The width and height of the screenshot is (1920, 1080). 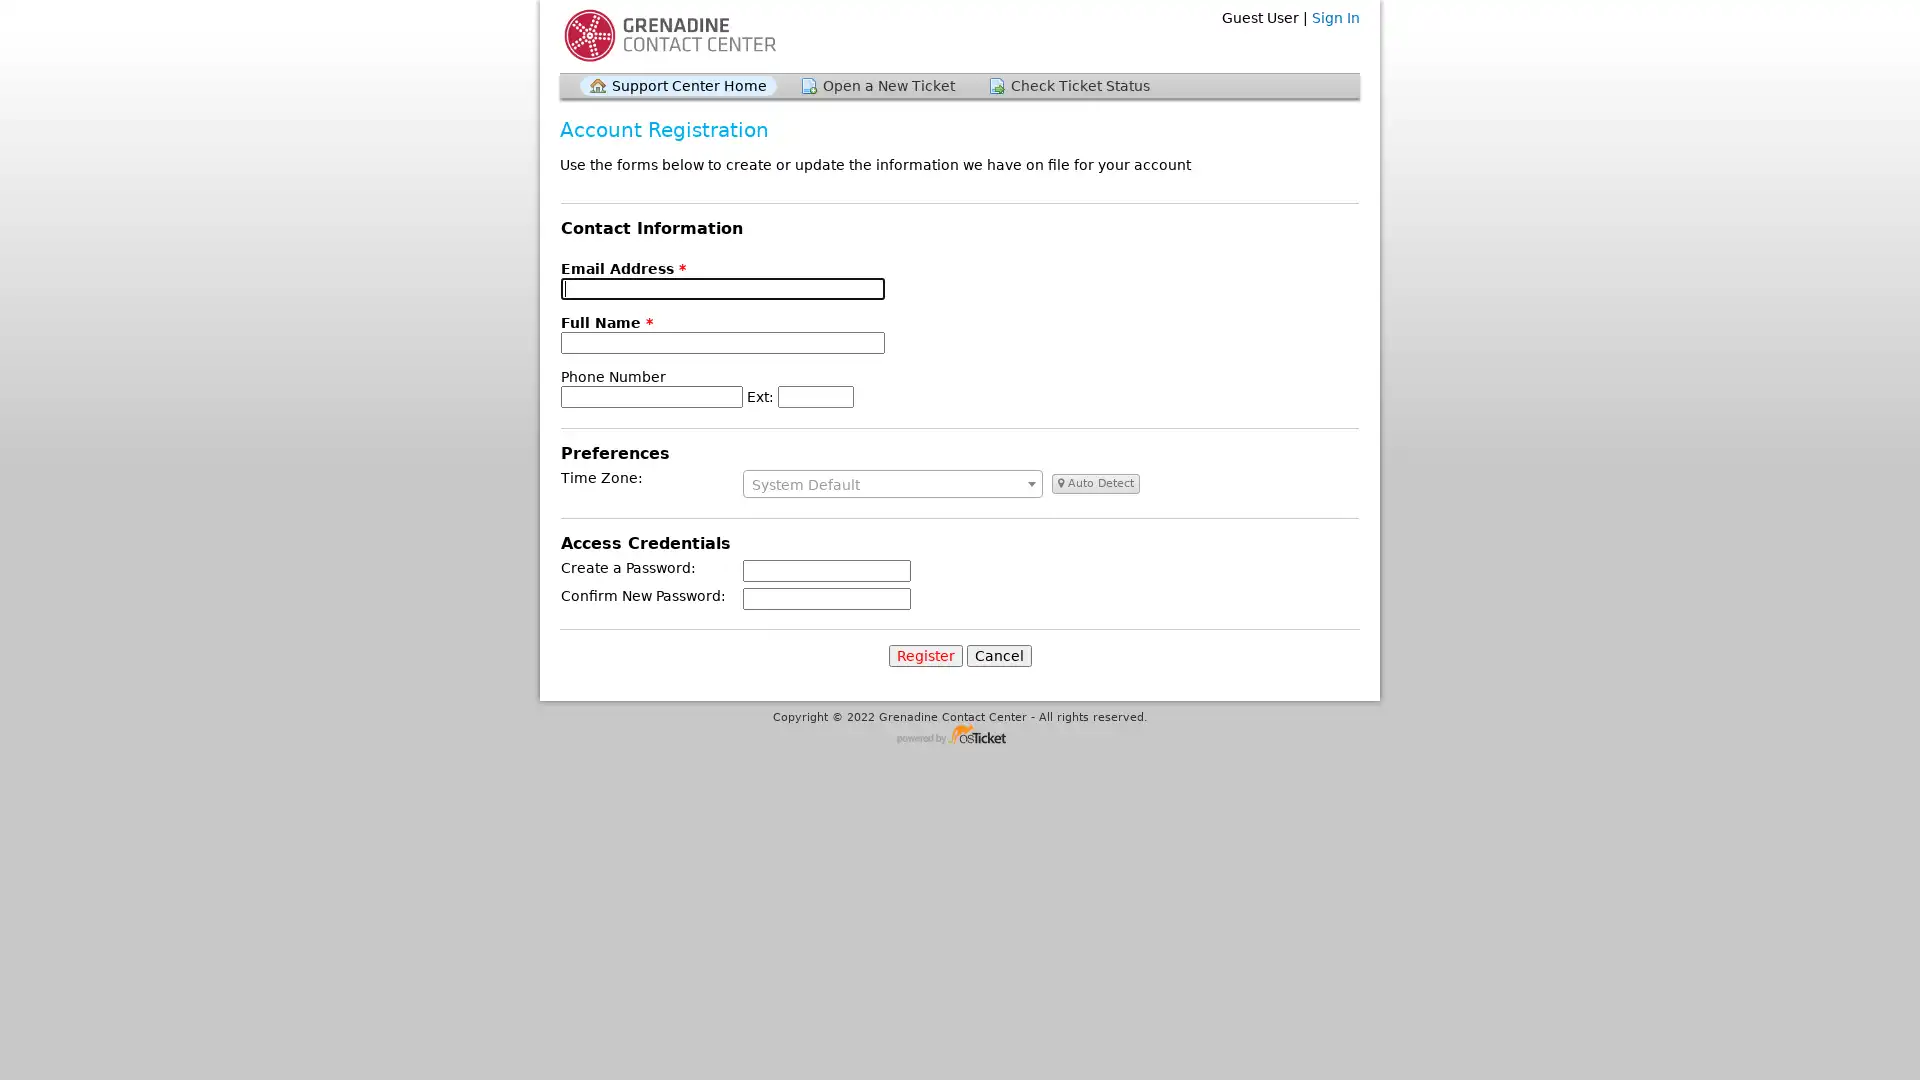 What do you see at coordinates (924, 655) in the screenshot?
I see `Register` at bounding box center [924, 655].